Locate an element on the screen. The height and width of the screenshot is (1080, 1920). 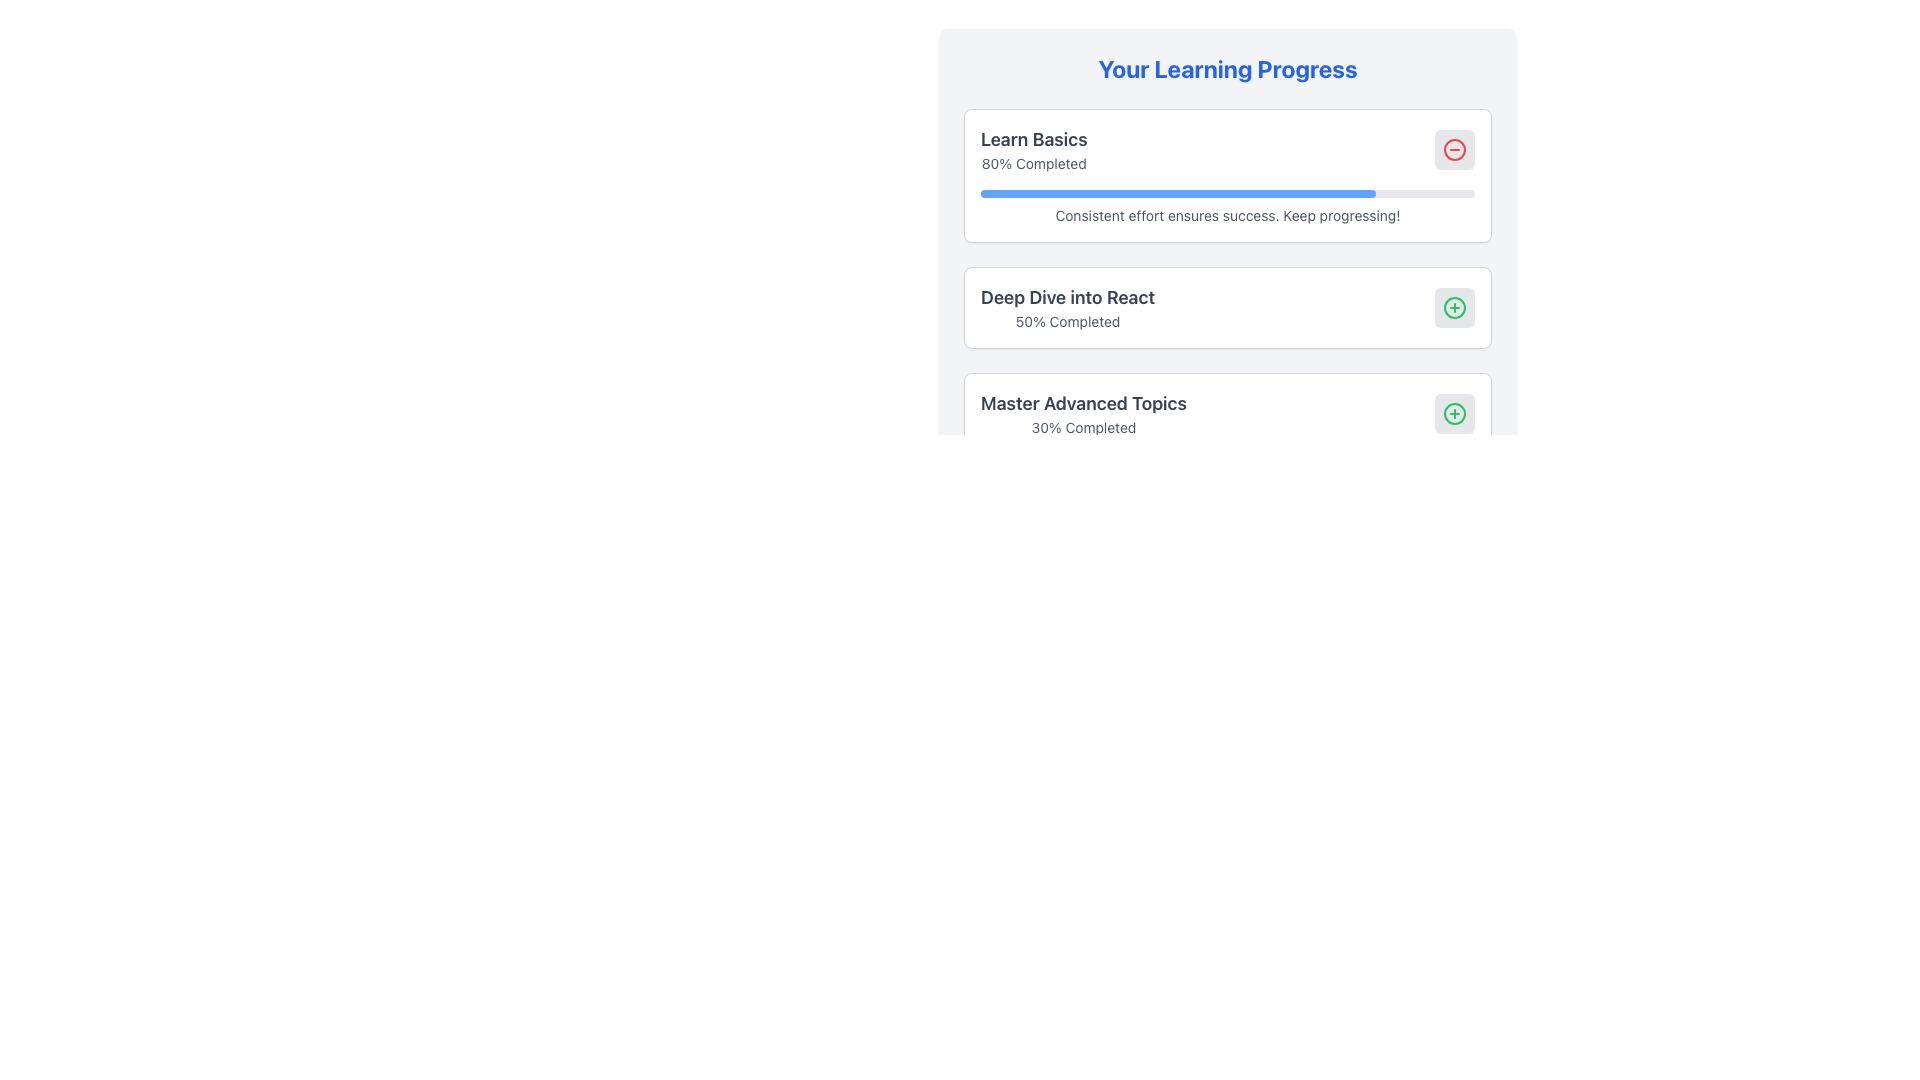
the removal button located in the top-right corner of the 'Learn Basics' card in the 'Your Learning Progress' section is located at coordinates (1454, 149).